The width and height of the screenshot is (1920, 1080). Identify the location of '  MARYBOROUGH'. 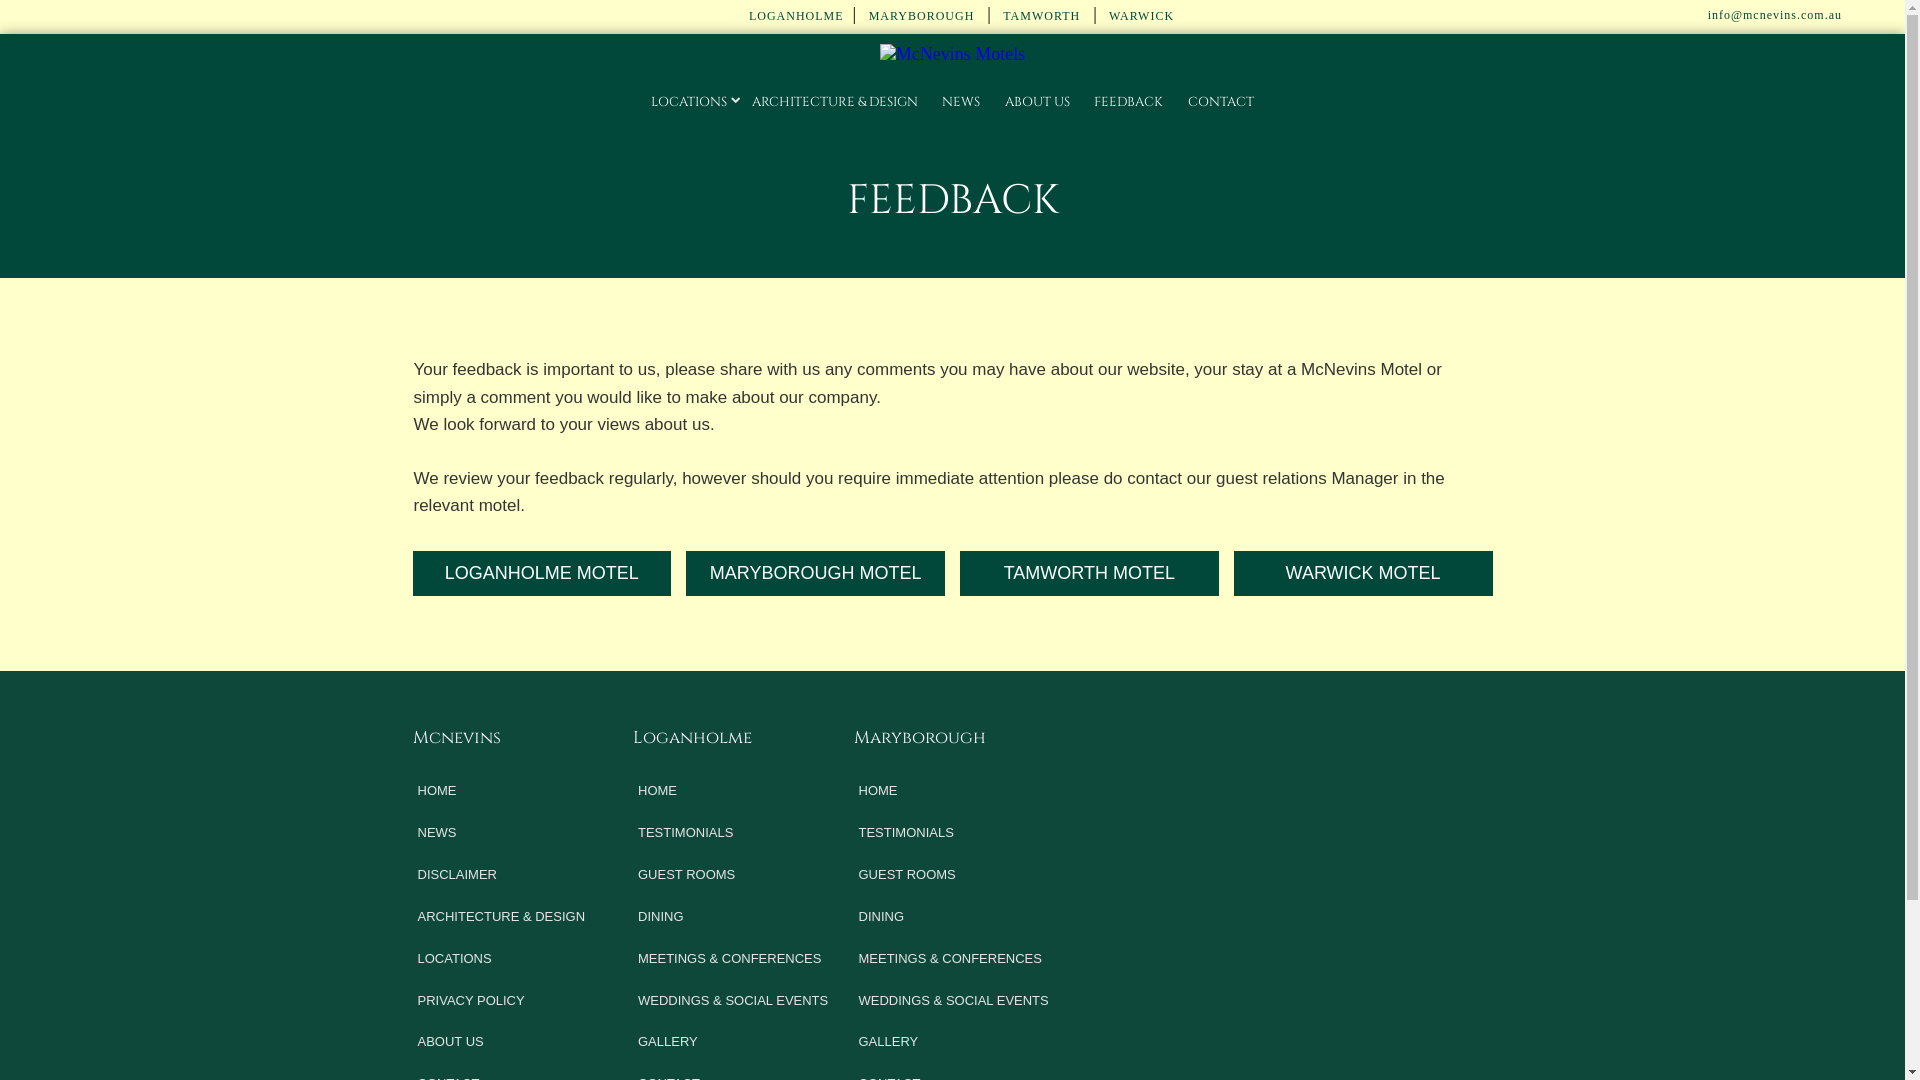
(919, 15).